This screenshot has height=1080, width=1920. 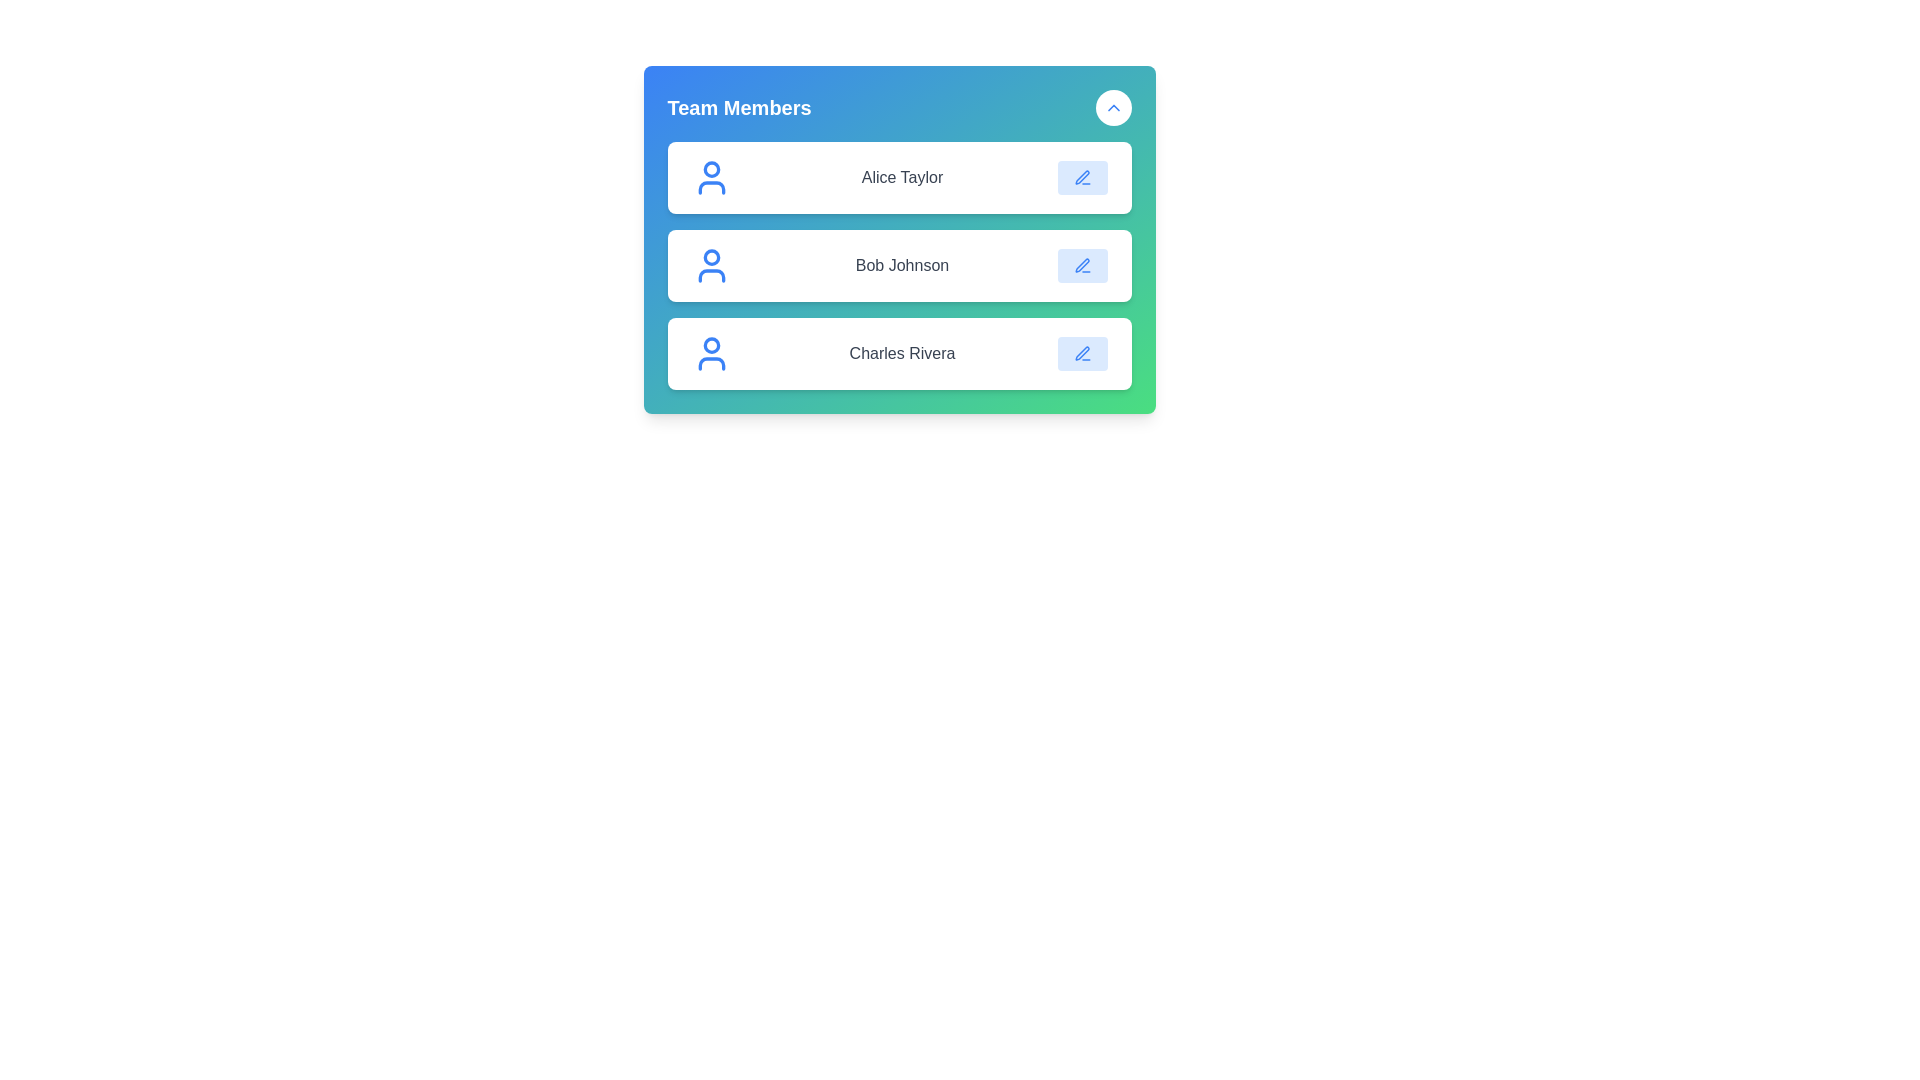 I want to click on the user icon next to the contact named Alice Taylor, so click(x=711, y=176).